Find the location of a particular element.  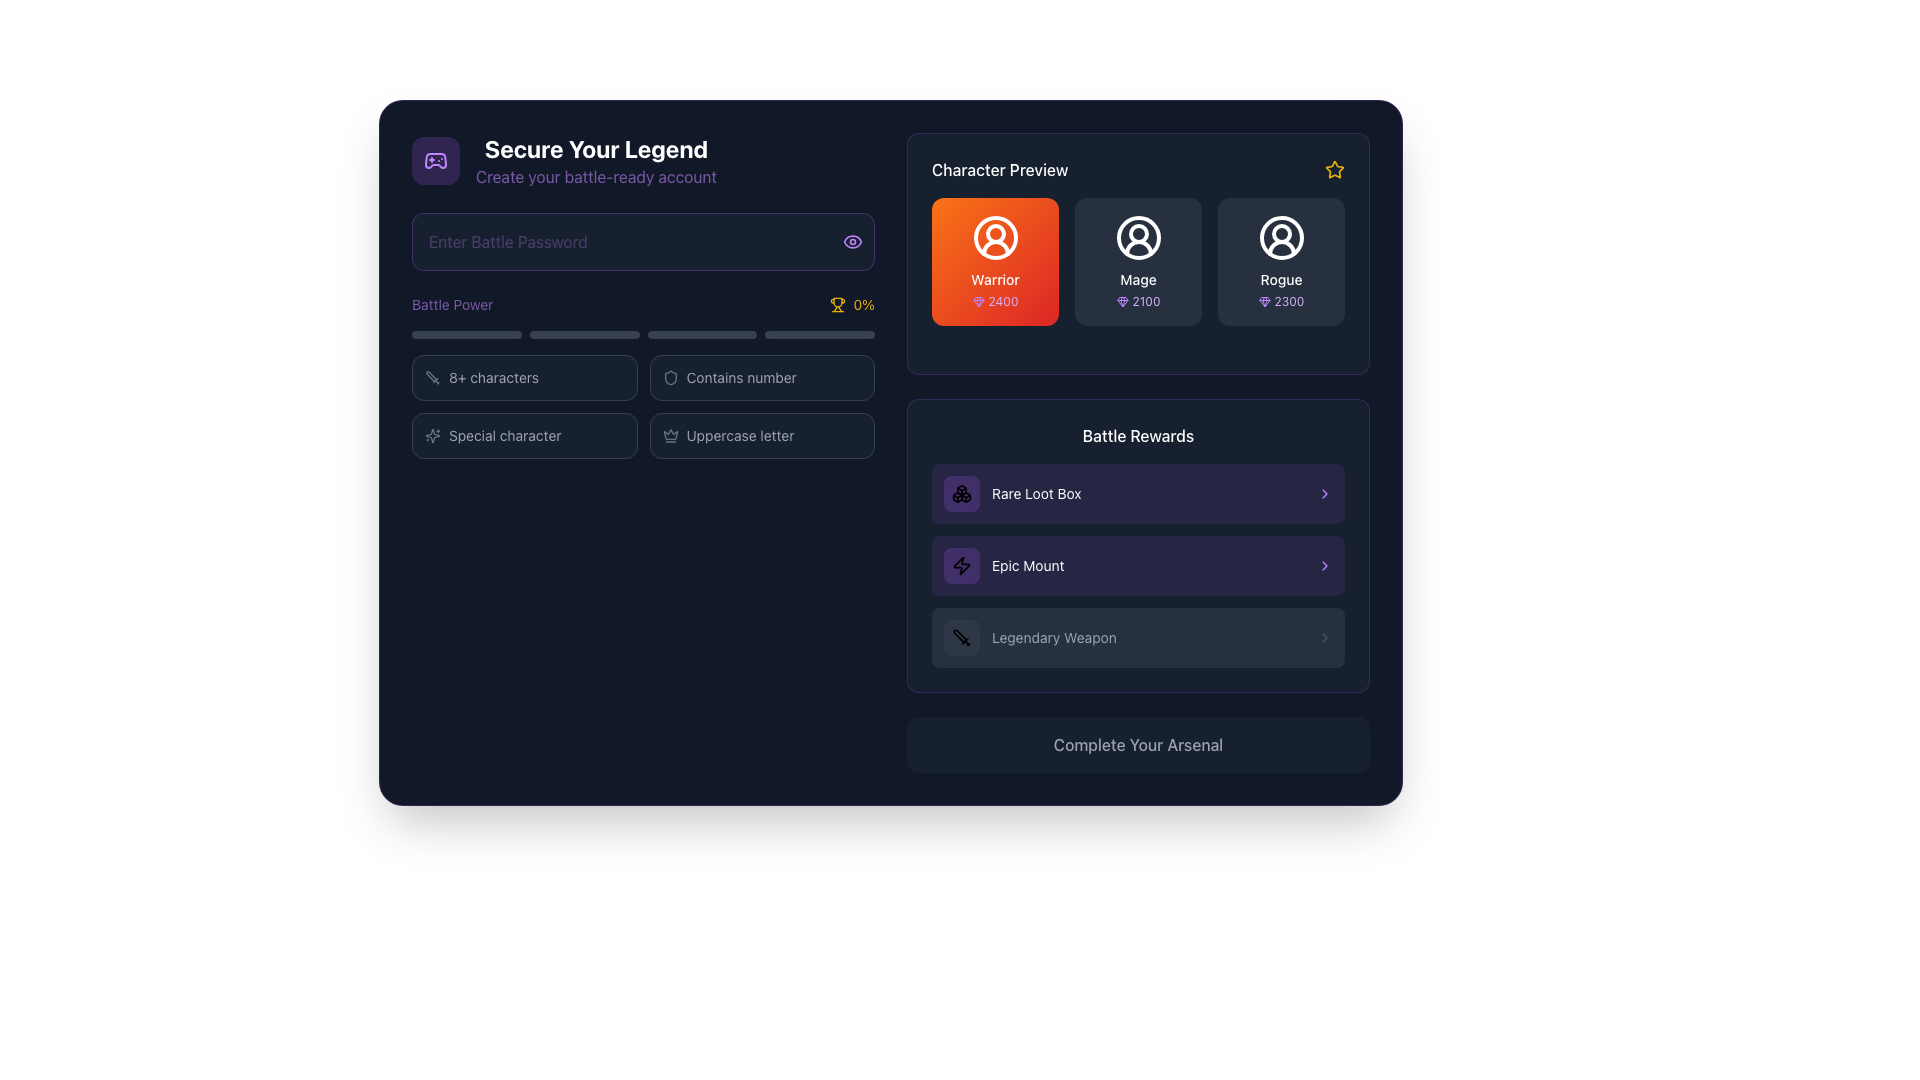

the Text label that serves as a section title for character details, located in the upper right part of the interface is located at coordinates (1000, 168).